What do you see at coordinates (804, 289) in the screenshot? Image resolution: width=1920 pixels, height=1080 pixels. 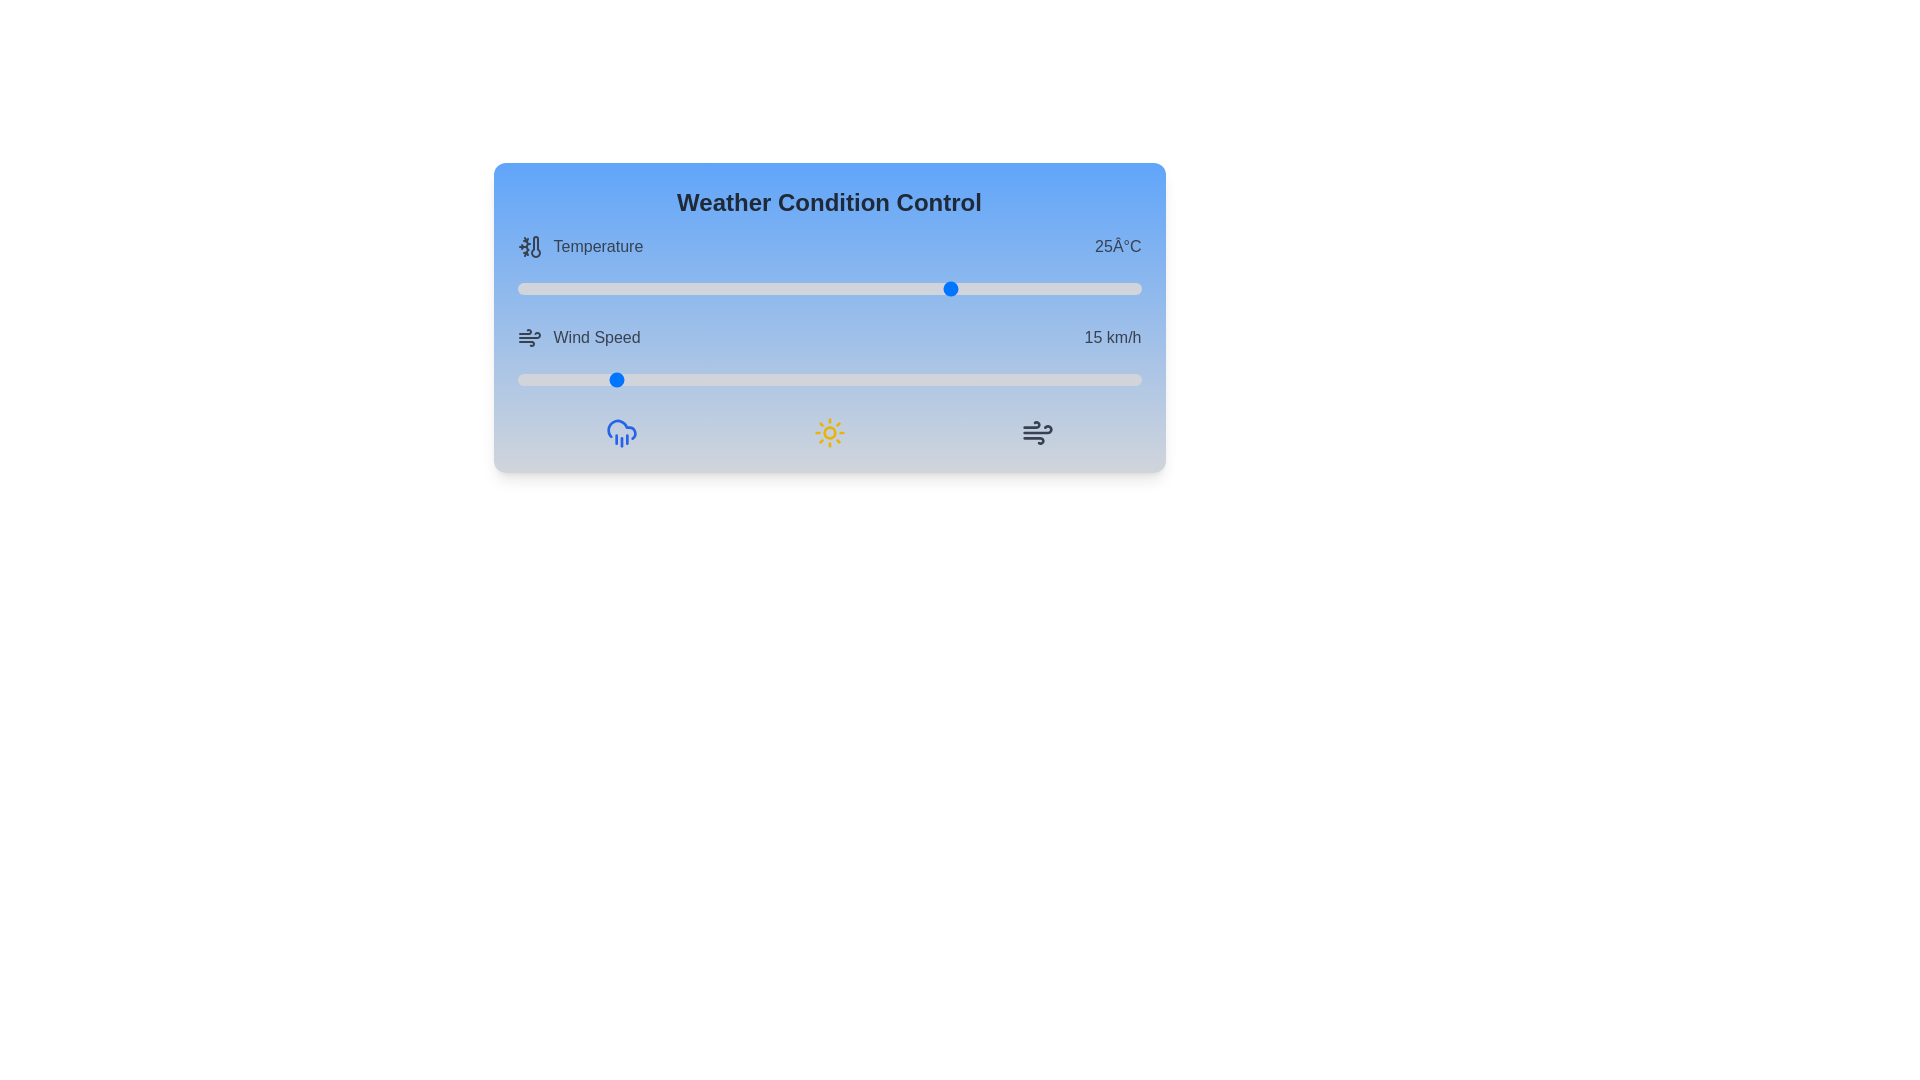 I see `the temperature slider to 13°C` at bounding box center [804, 289].